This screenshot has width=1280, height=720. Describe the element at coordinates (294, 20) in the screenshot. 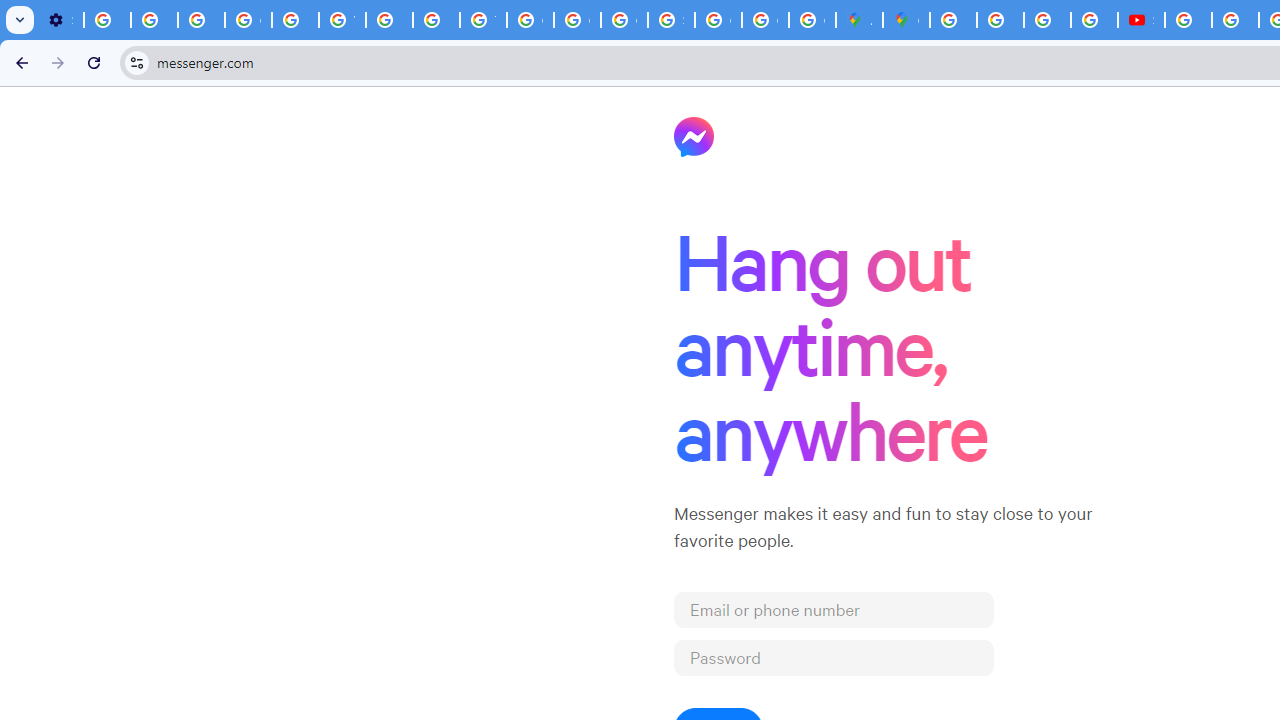

I see `'Privacy Help Center - Policies Help'` at that location.